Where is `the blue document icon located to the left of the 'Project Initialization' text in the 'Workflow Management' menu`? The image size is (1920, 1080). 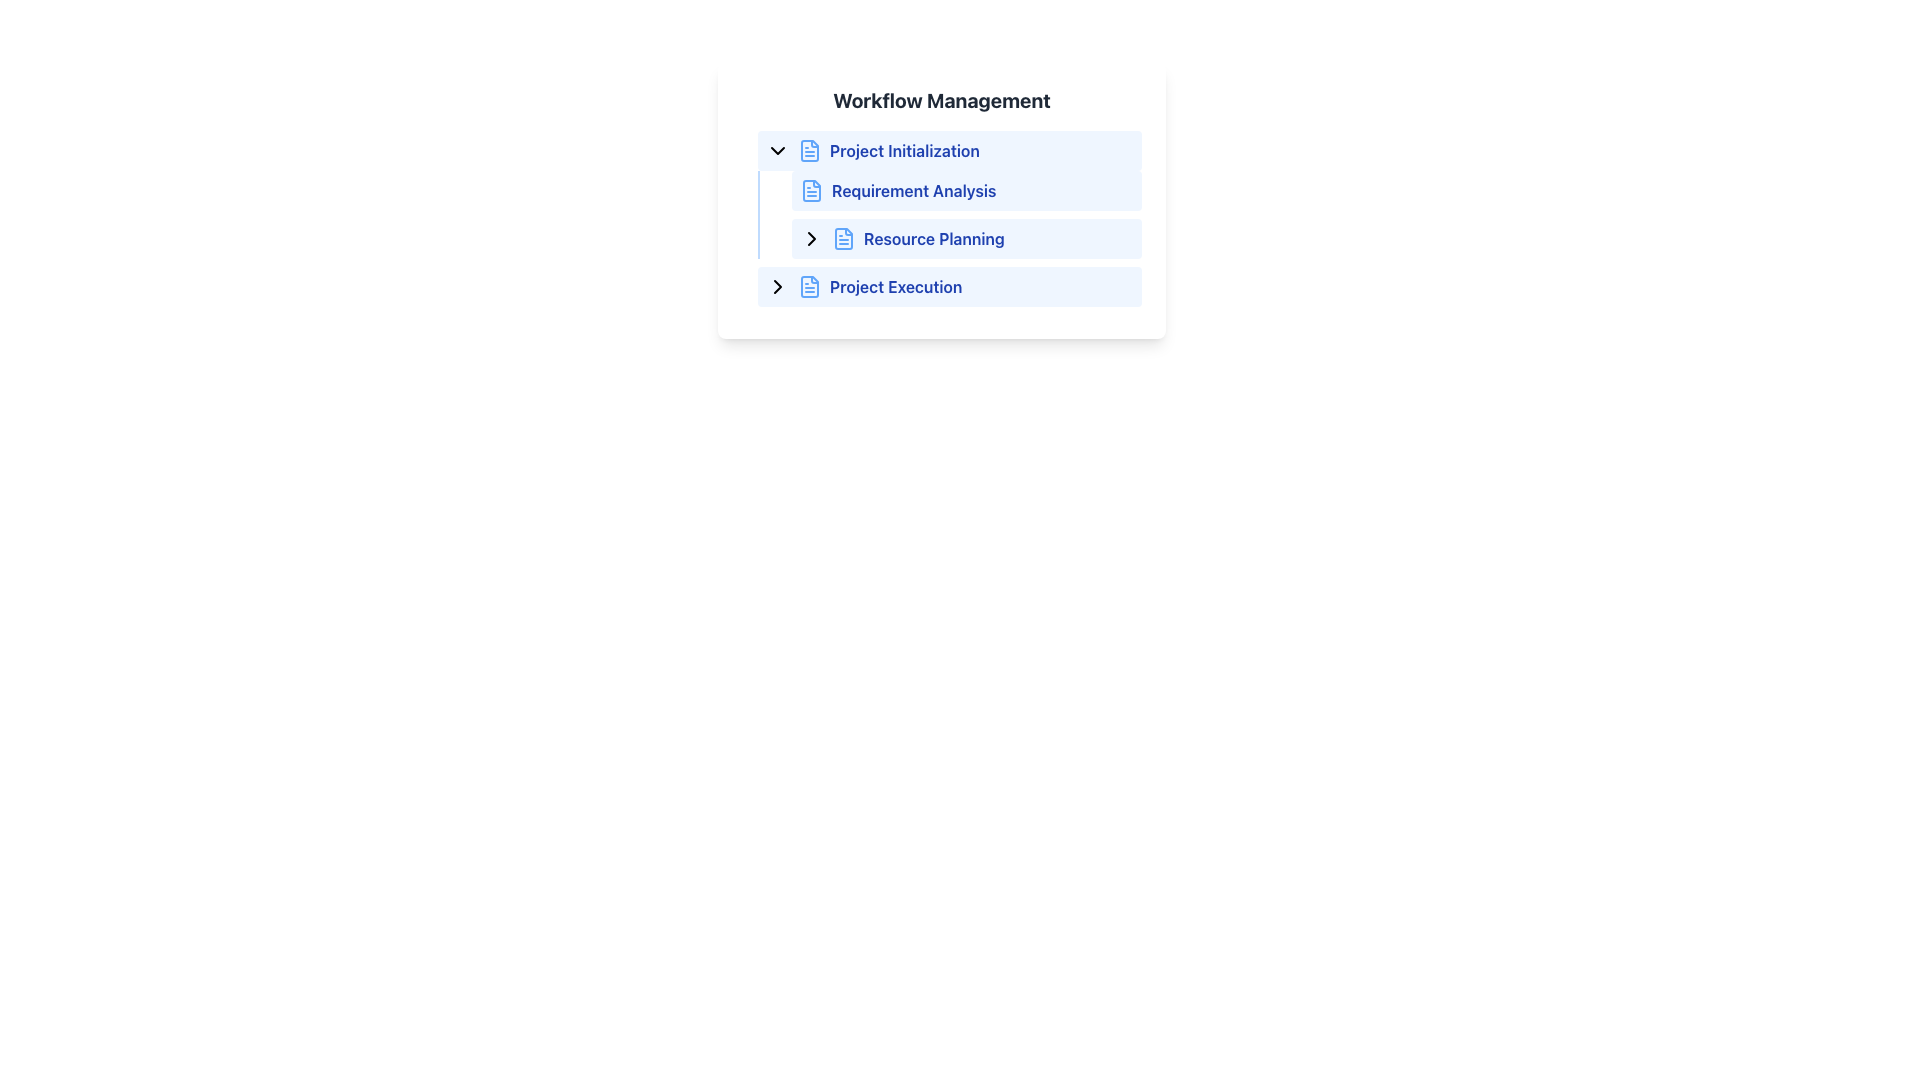 the blue document icon located to the left of the 'Project Initialization' text in the 'Workflow Management' menu is located at coordinates (810, 149).